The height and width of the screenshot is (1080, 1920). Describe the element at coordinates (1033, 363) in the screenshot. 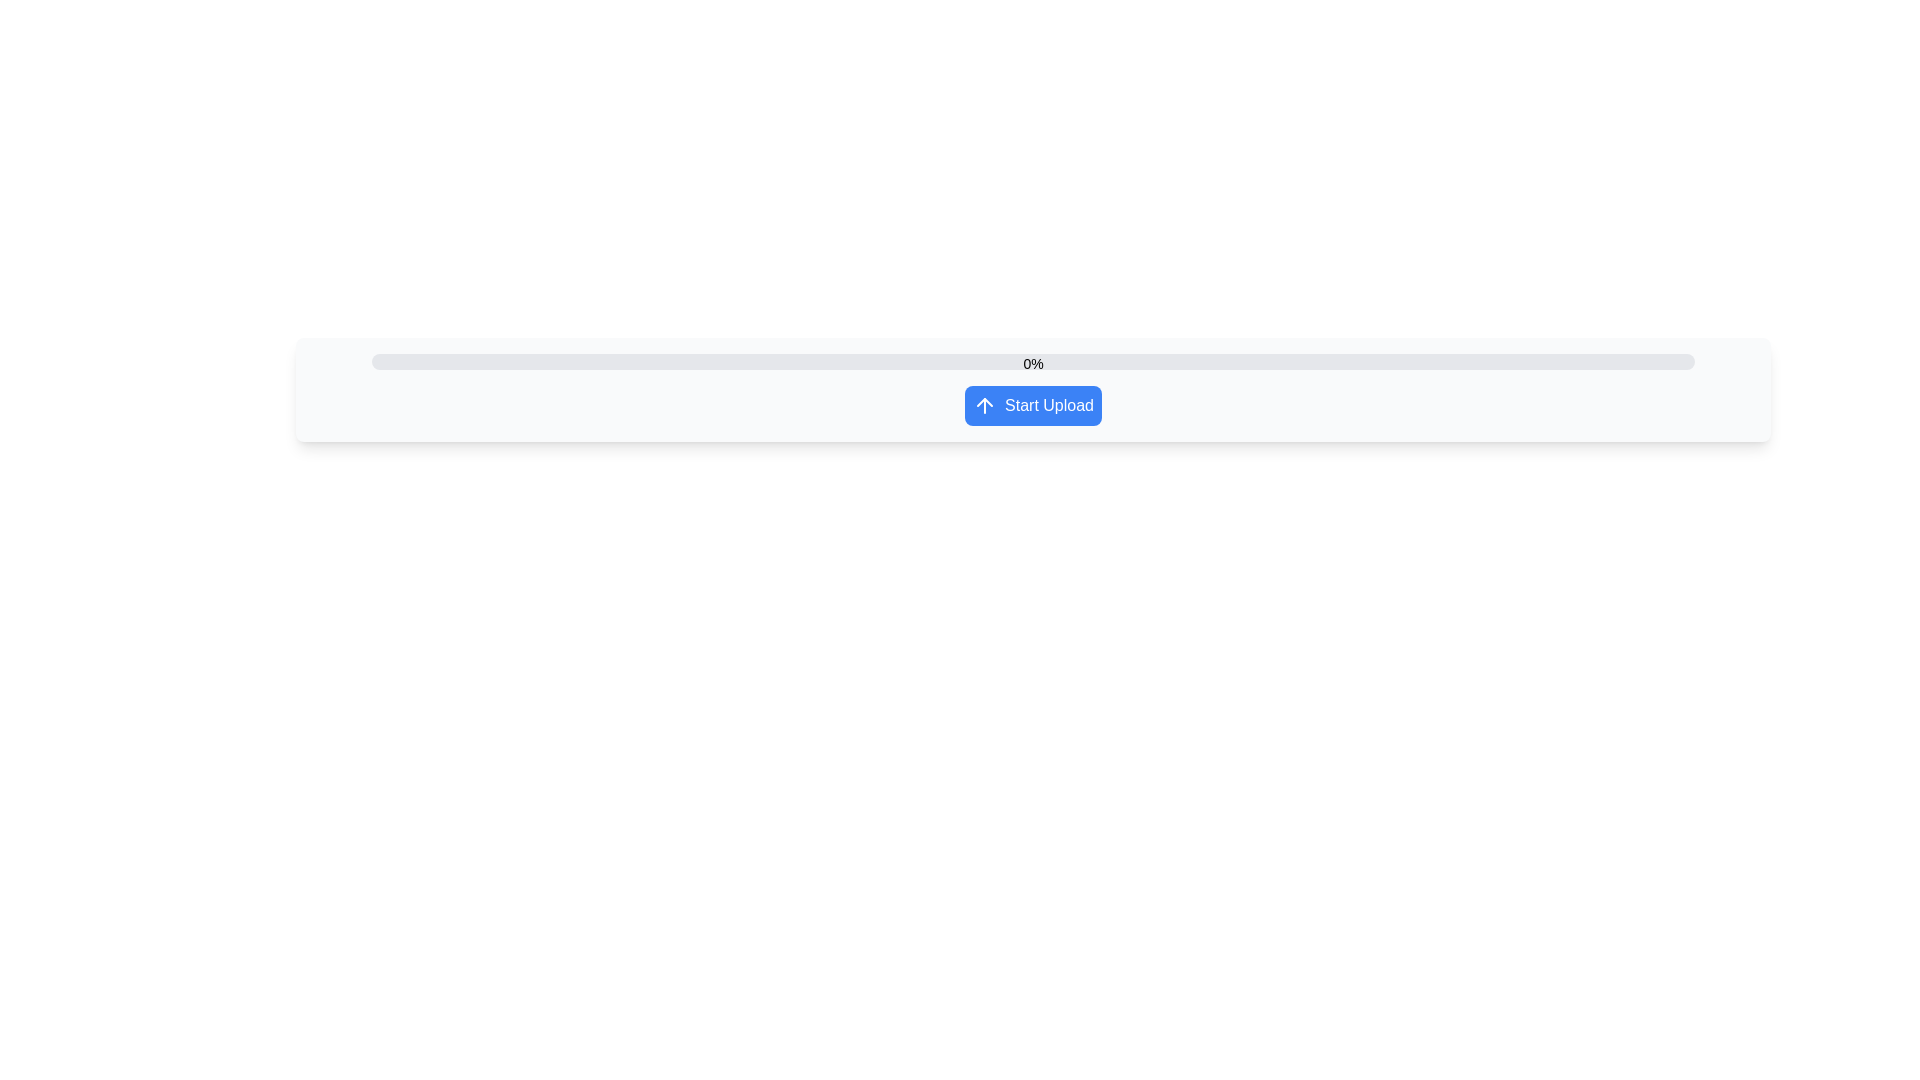

I see `the text label displaying '0%' which is centered above the midpoint of the horizontal progress bar` at that location.